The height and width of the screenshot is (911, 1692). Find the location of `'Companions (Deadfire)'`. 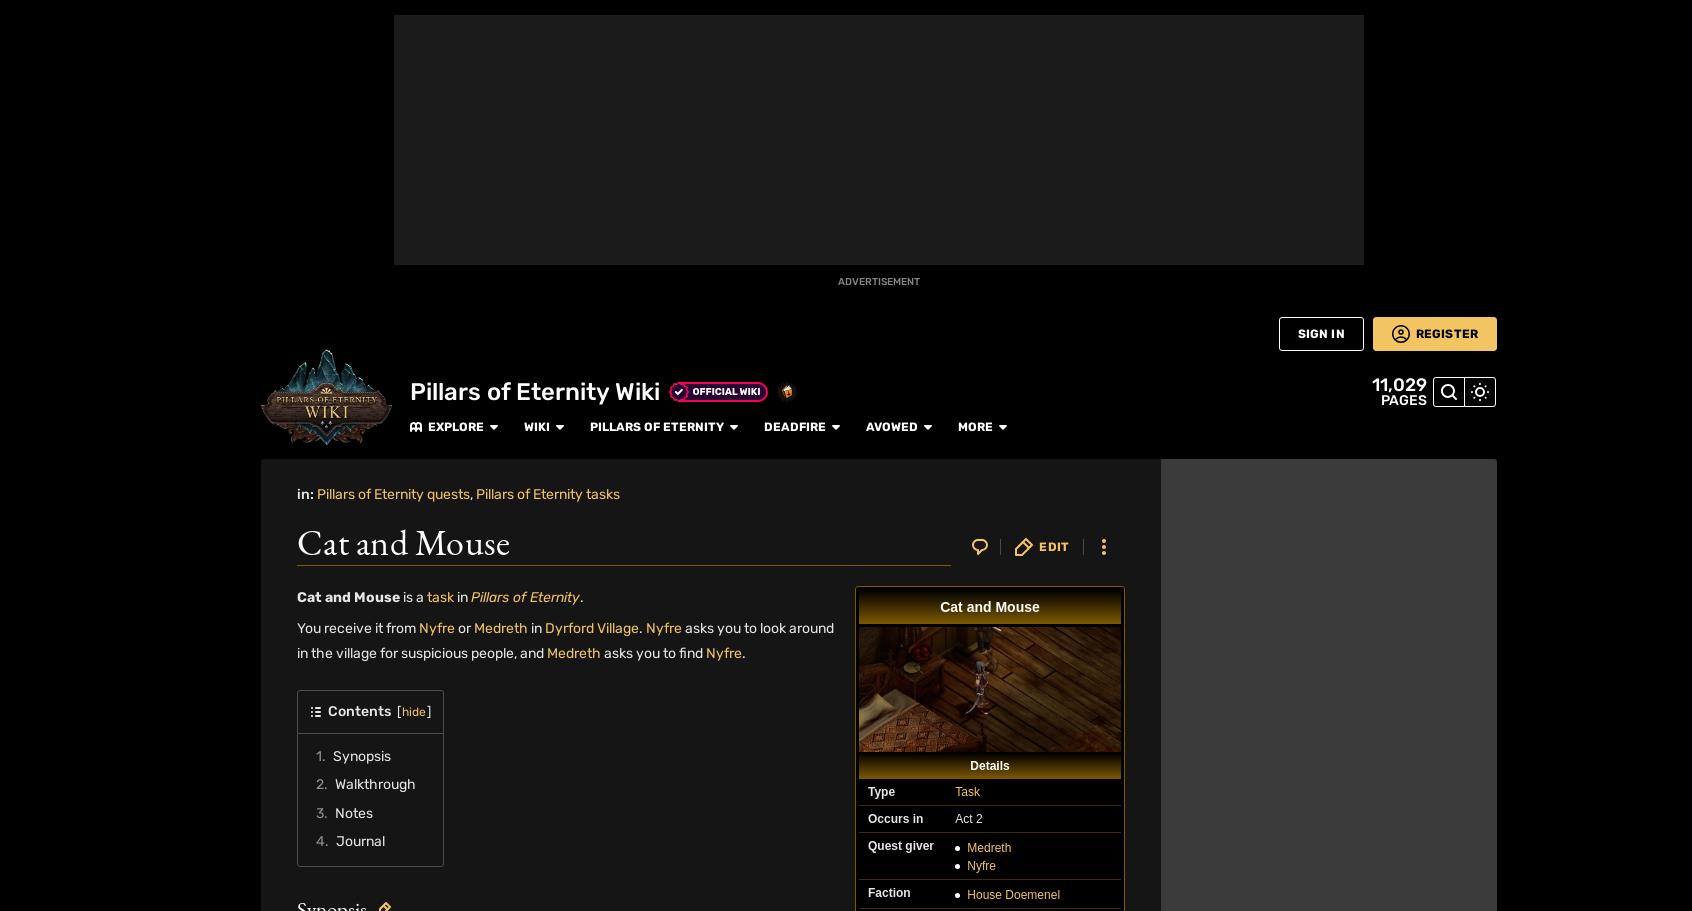

'Companions (Deadfire)' is located at coordinates (1318, 122).